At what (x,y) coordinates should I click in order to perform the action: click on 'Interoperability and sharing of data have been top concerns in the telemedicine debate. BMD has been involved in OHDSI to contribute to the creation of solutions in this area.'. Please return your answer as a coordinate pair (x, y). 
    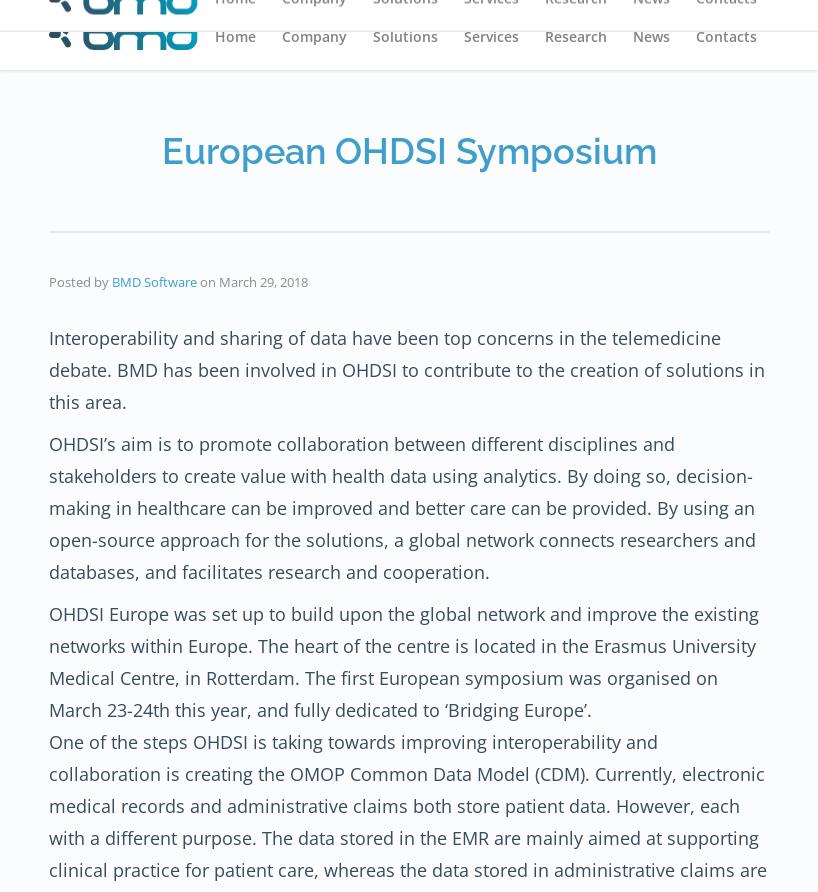
    Looking at the image, I should click on (407, 368).